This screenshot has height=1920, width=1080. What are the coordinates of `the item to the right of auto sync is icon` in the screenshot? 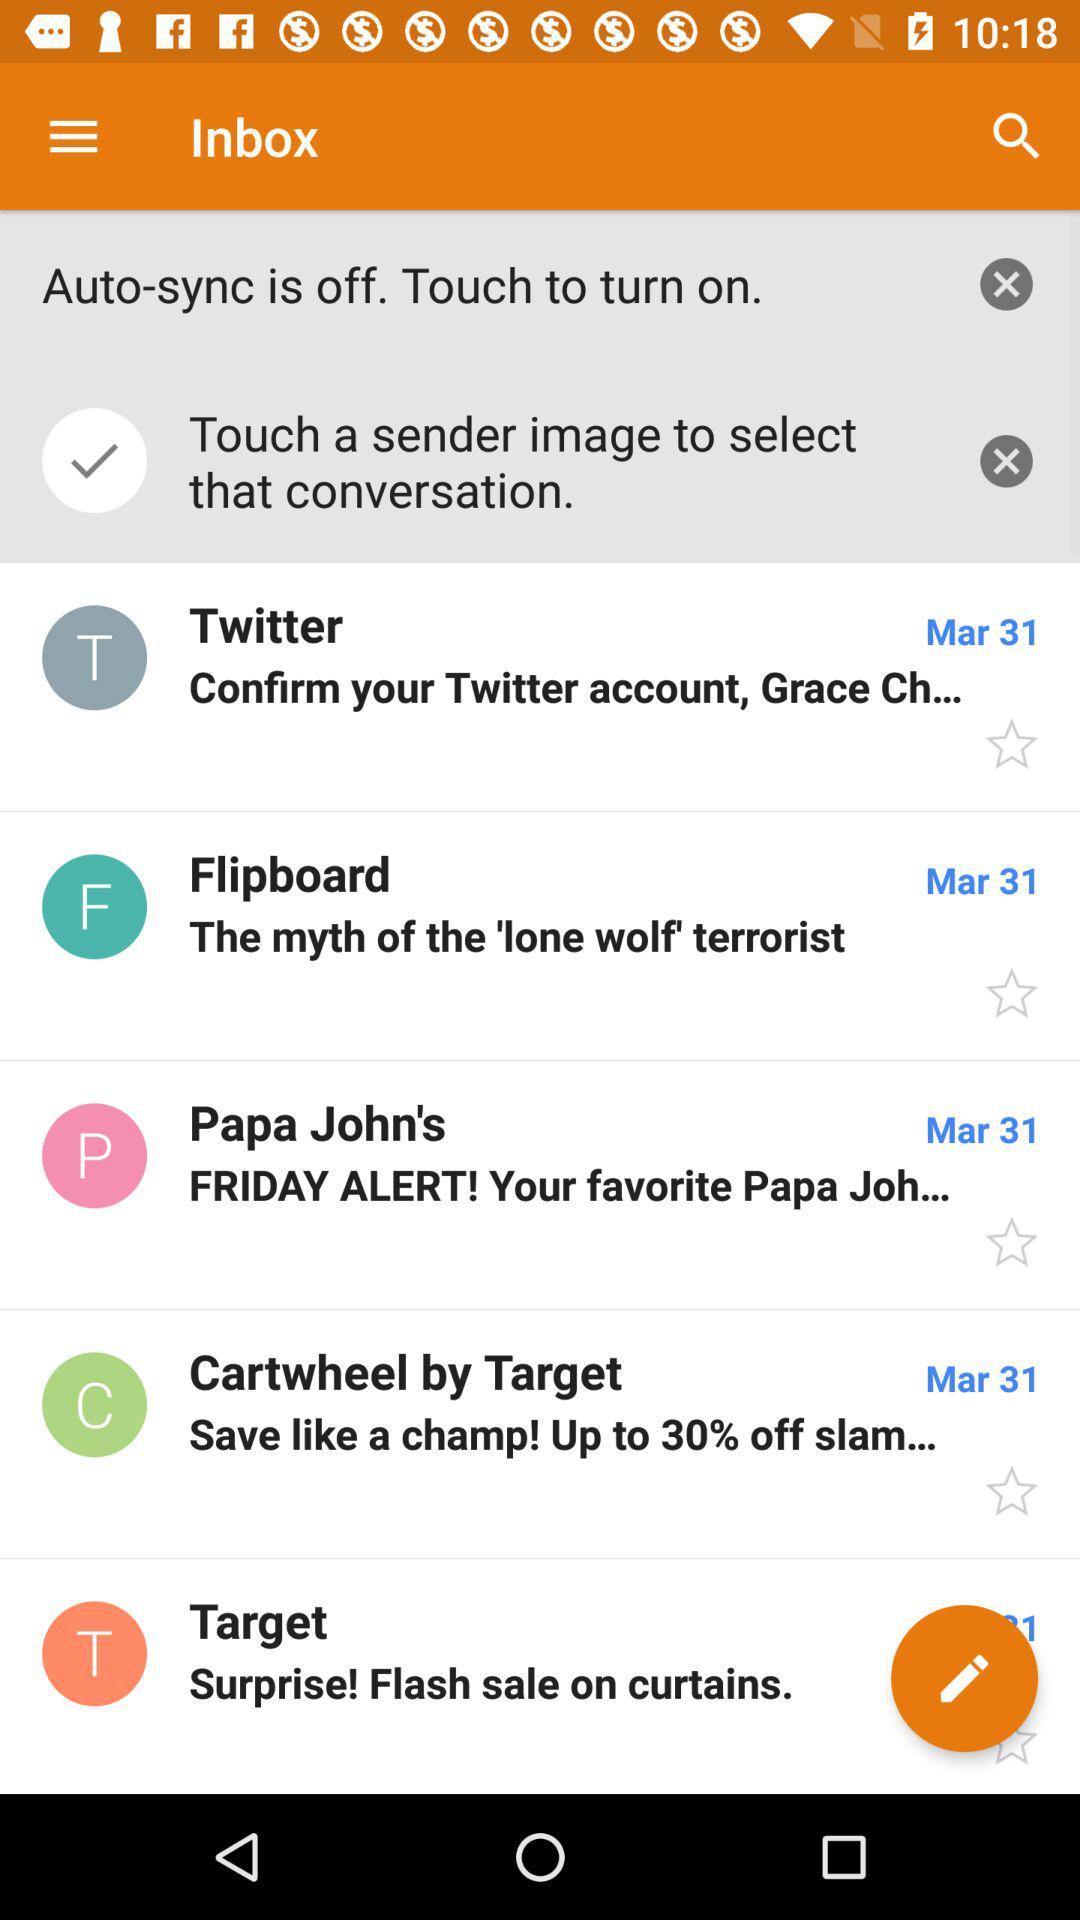 It's located at (1006, 283).